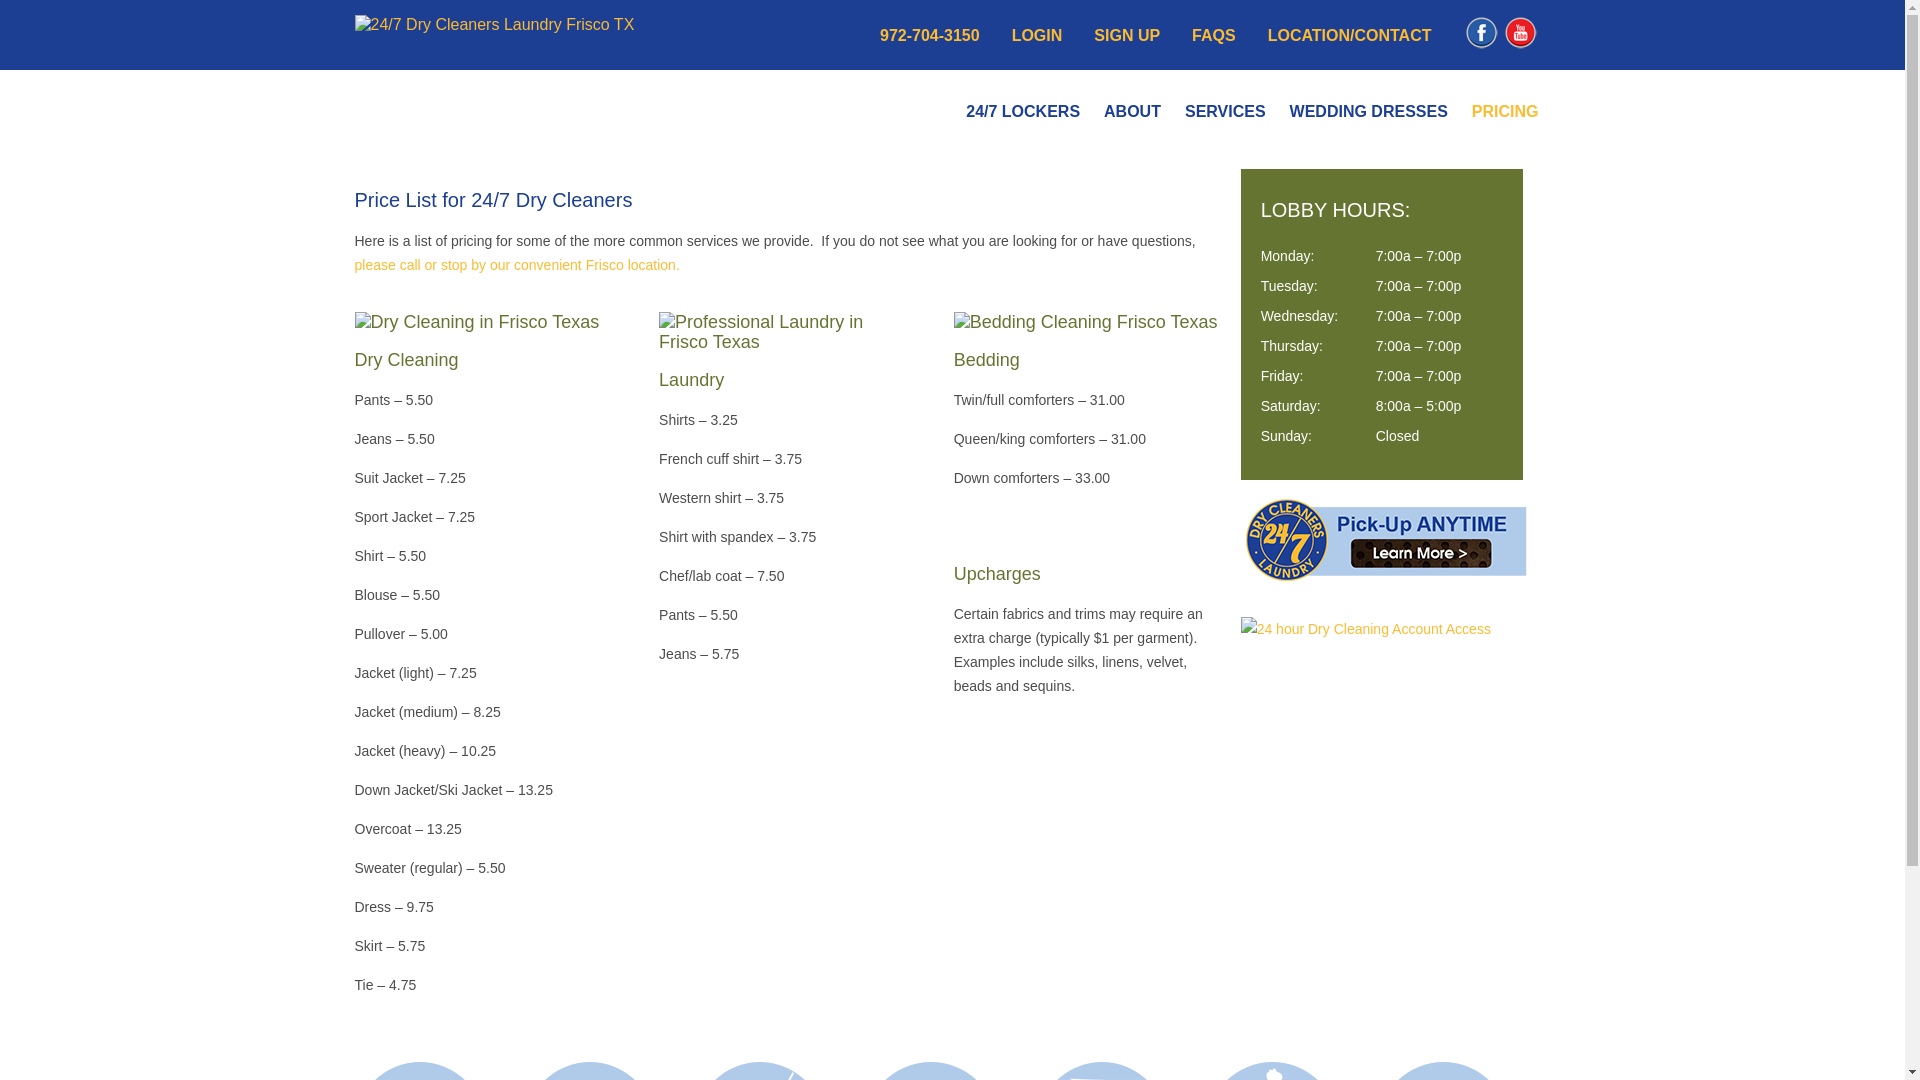  Describe the element at coordinates (1191, 35) in the screenshot. I see `'FAQS'` at that location.